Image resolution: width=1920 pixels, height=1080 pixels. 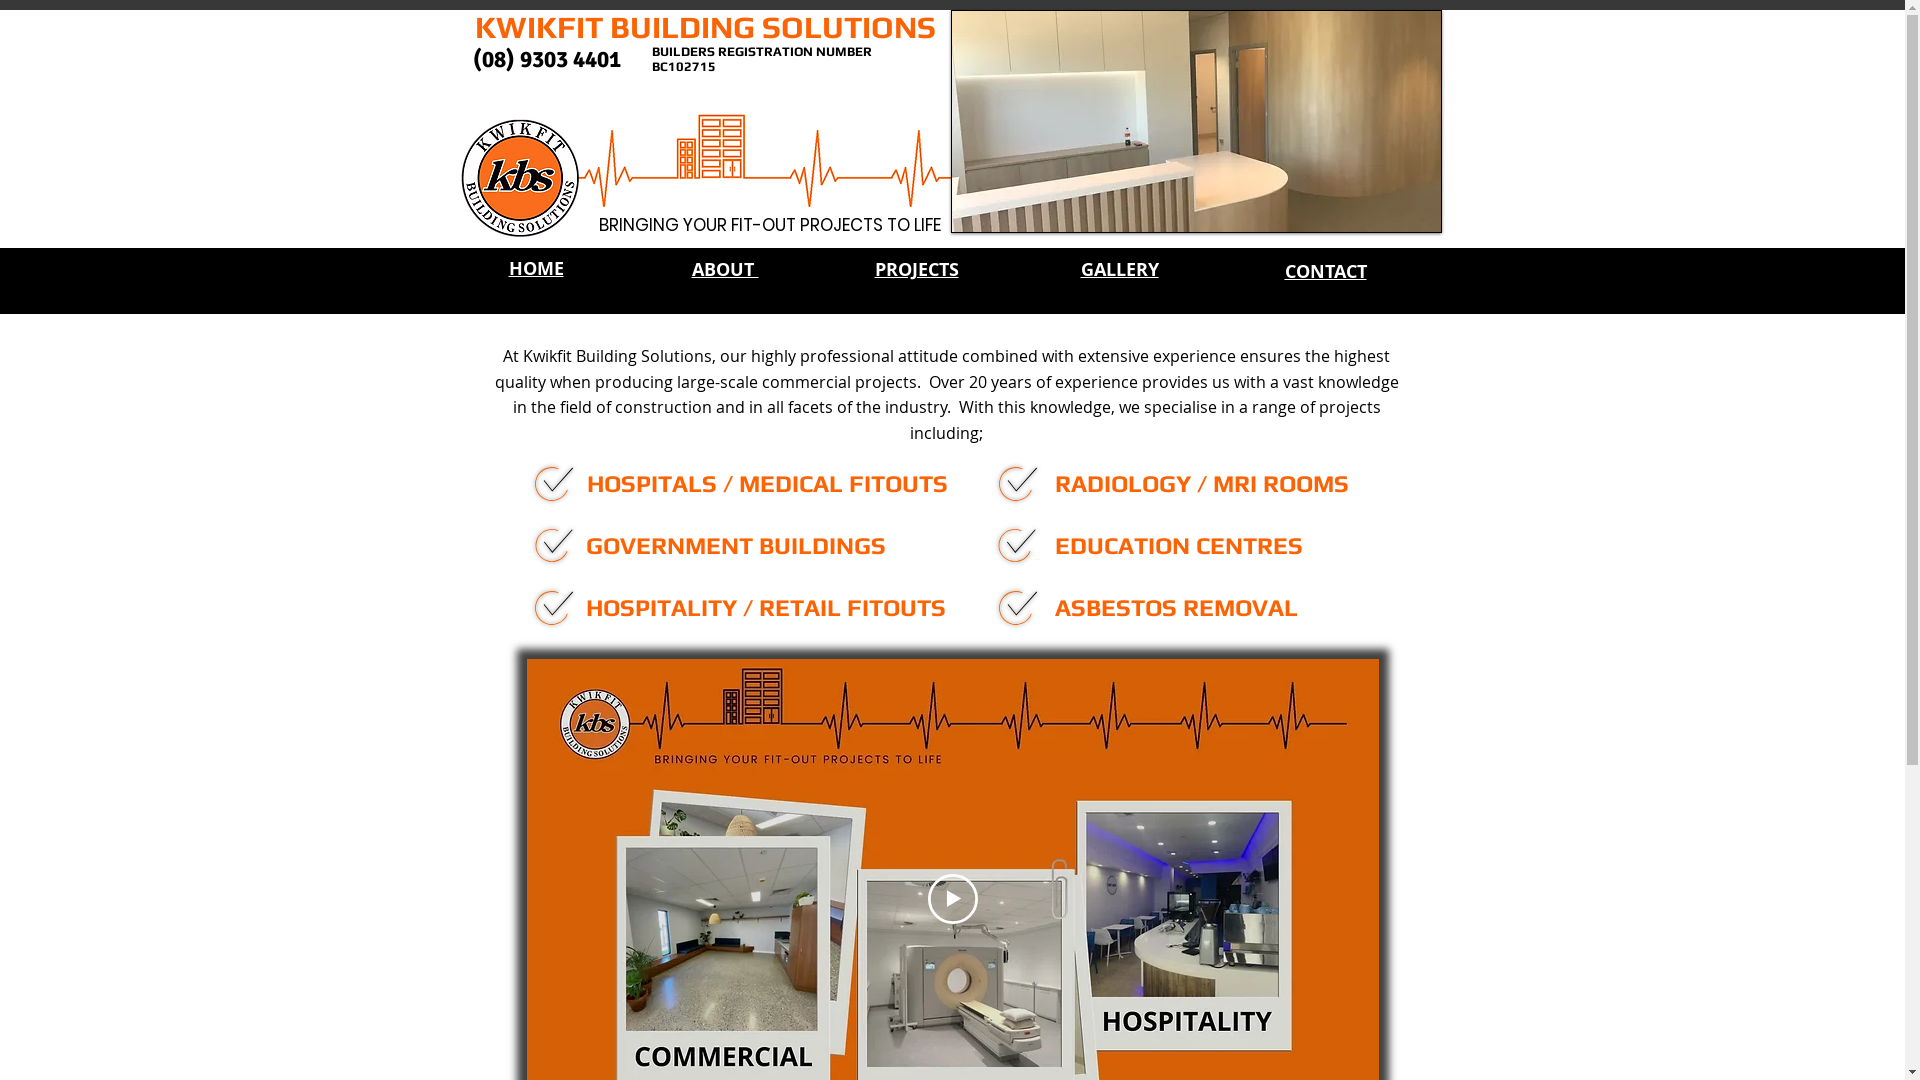 What do you see at coordinates (1117, 268) in the screenshot?
I see `'GALLERY'` at bounding box center [1117, 268].